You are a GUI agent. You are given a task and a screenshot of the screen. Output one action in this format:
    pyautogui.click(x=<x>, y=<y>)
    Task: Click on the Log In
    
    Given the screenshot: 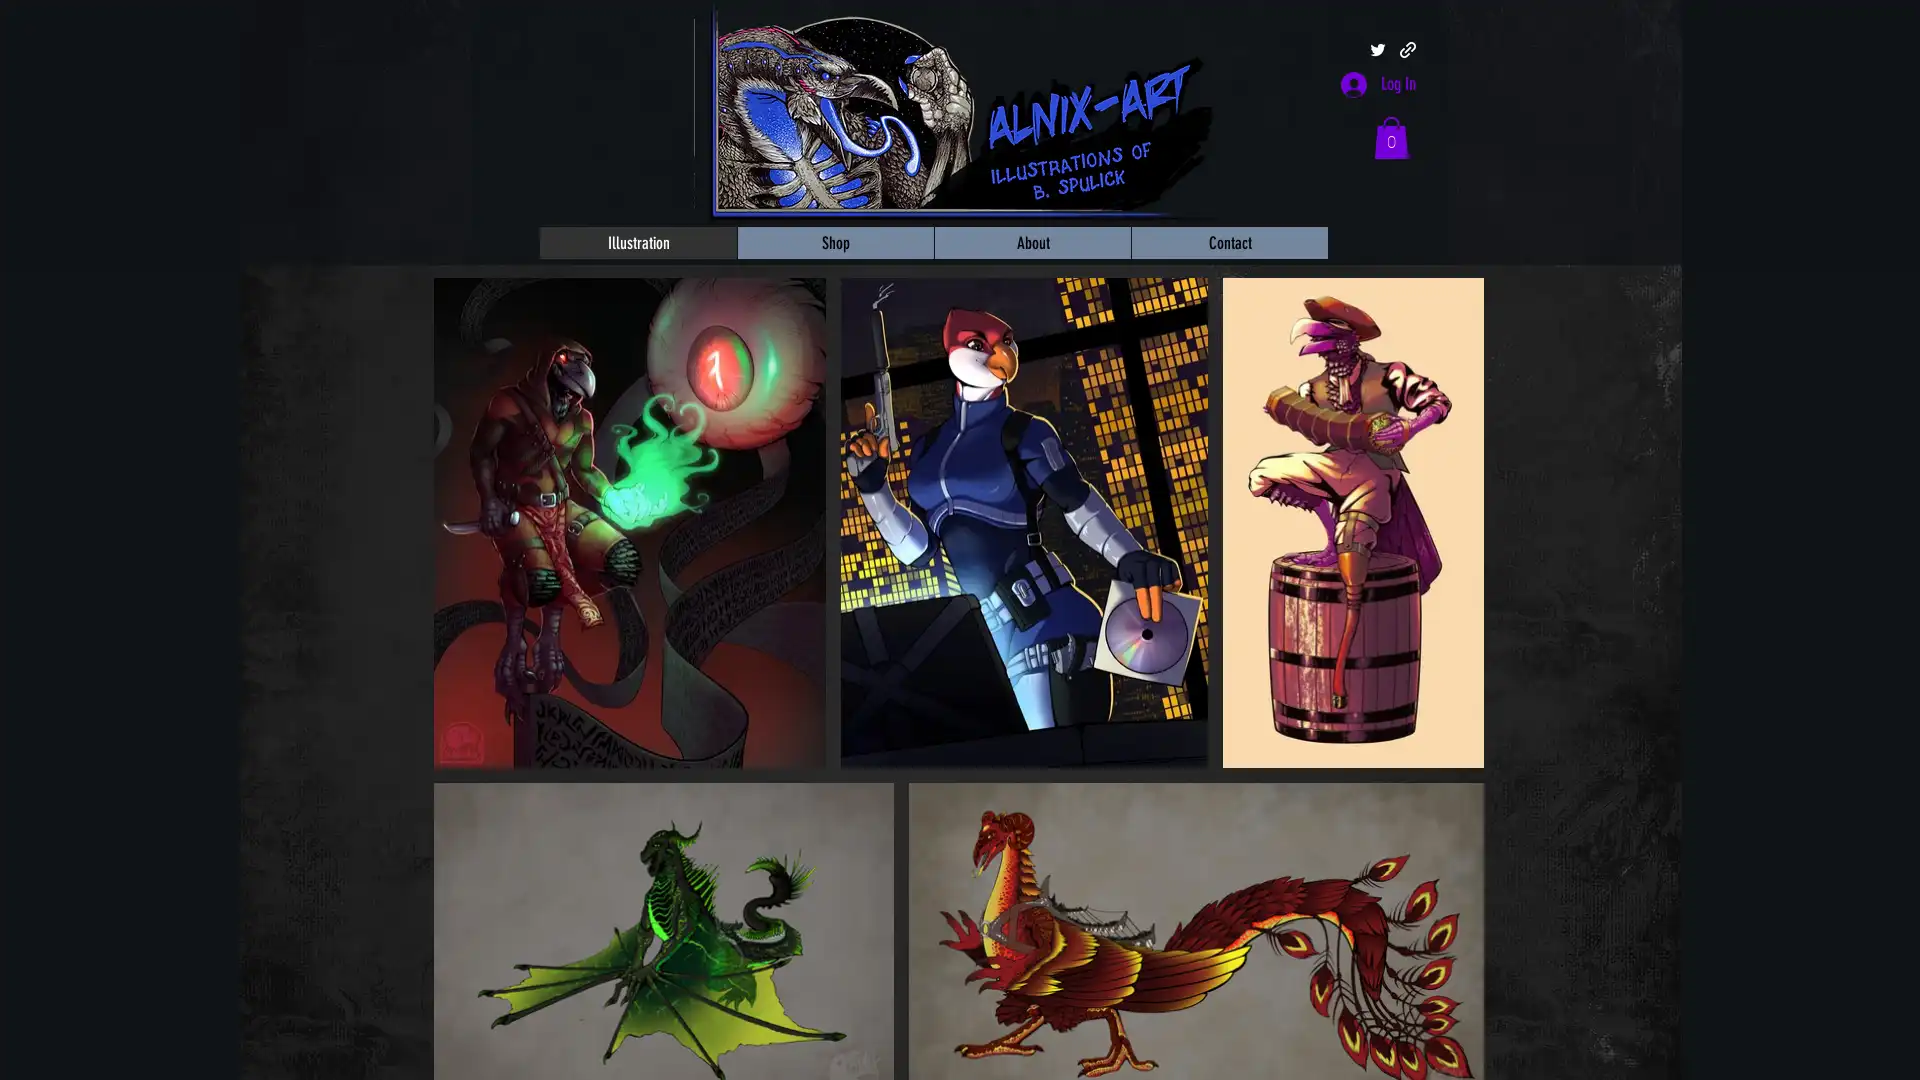 What is the action you would take?
    pyautogui.click(x=1377, y=83)
    